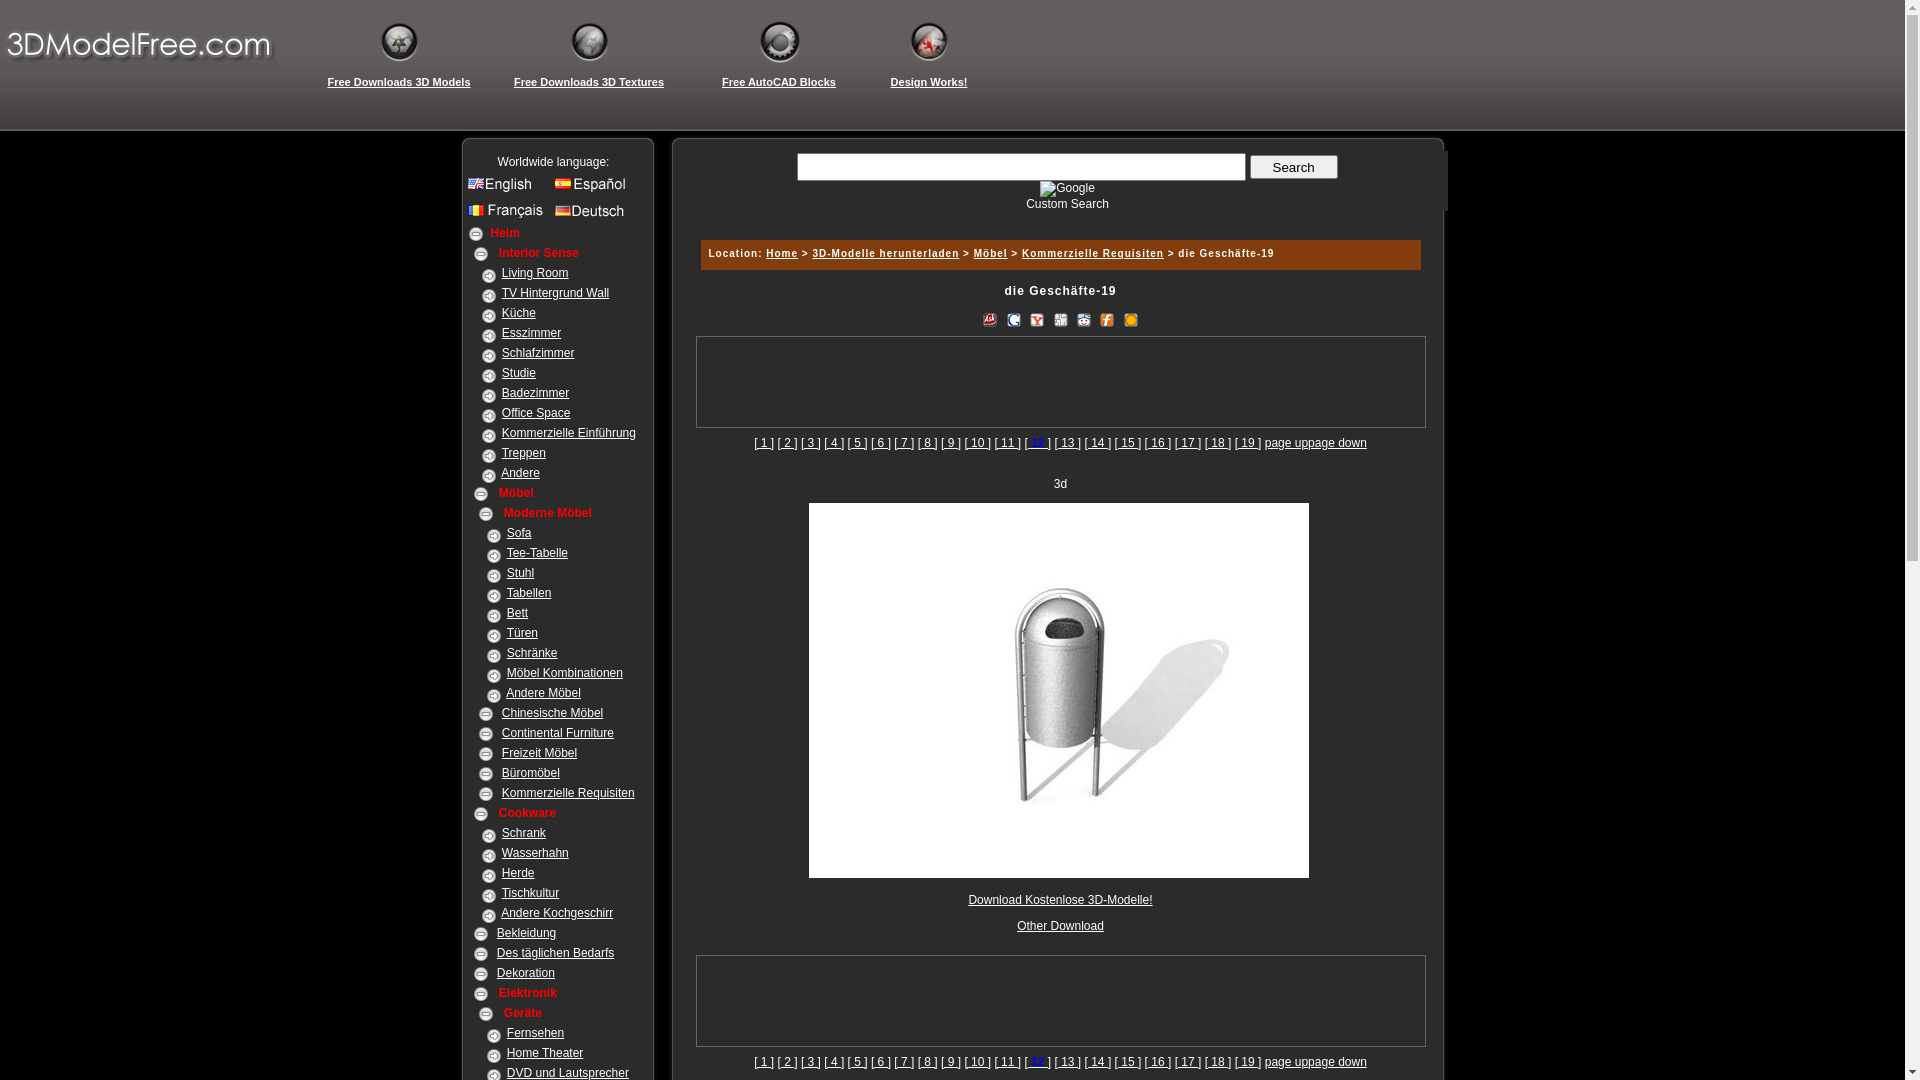 The height and width of the screenshot is (1080, 1920). What do you see at coordinates (1294, 165) in the screenshot?
I see `'    Search    '` at bounding box center [1294, 165].